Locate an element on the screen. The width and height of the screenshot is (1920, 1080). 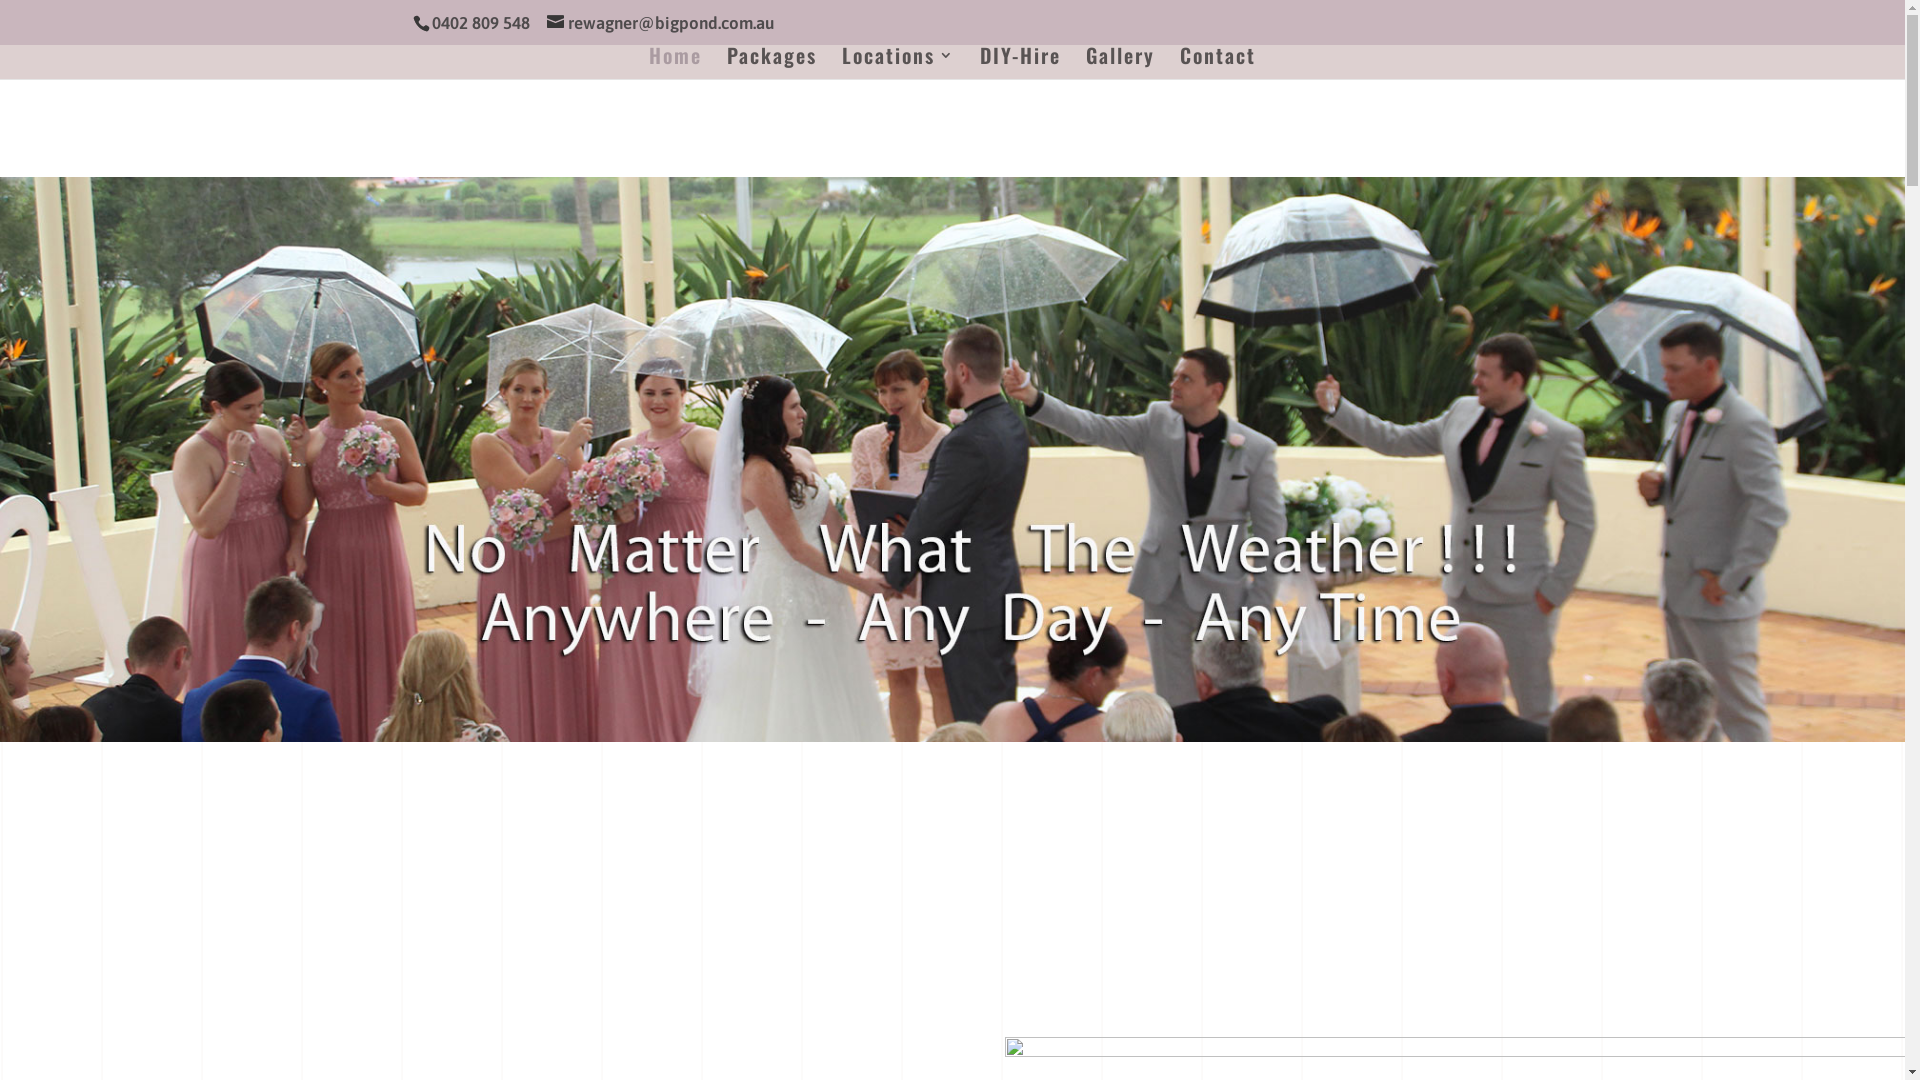
'rewagner@bigpond.com.au' is located at coordinates (659, 23).